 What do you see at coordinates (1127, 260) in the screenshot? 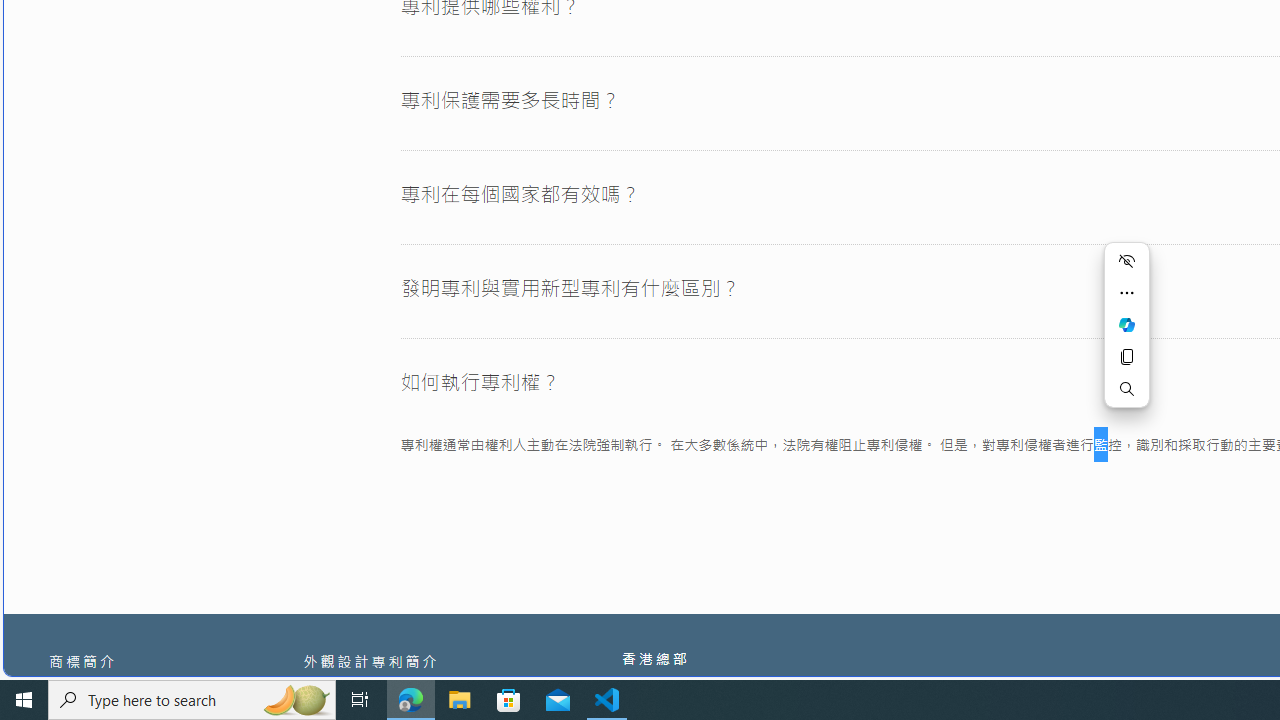
I see `'Hide menu'` at bounding box center [1127, 260].